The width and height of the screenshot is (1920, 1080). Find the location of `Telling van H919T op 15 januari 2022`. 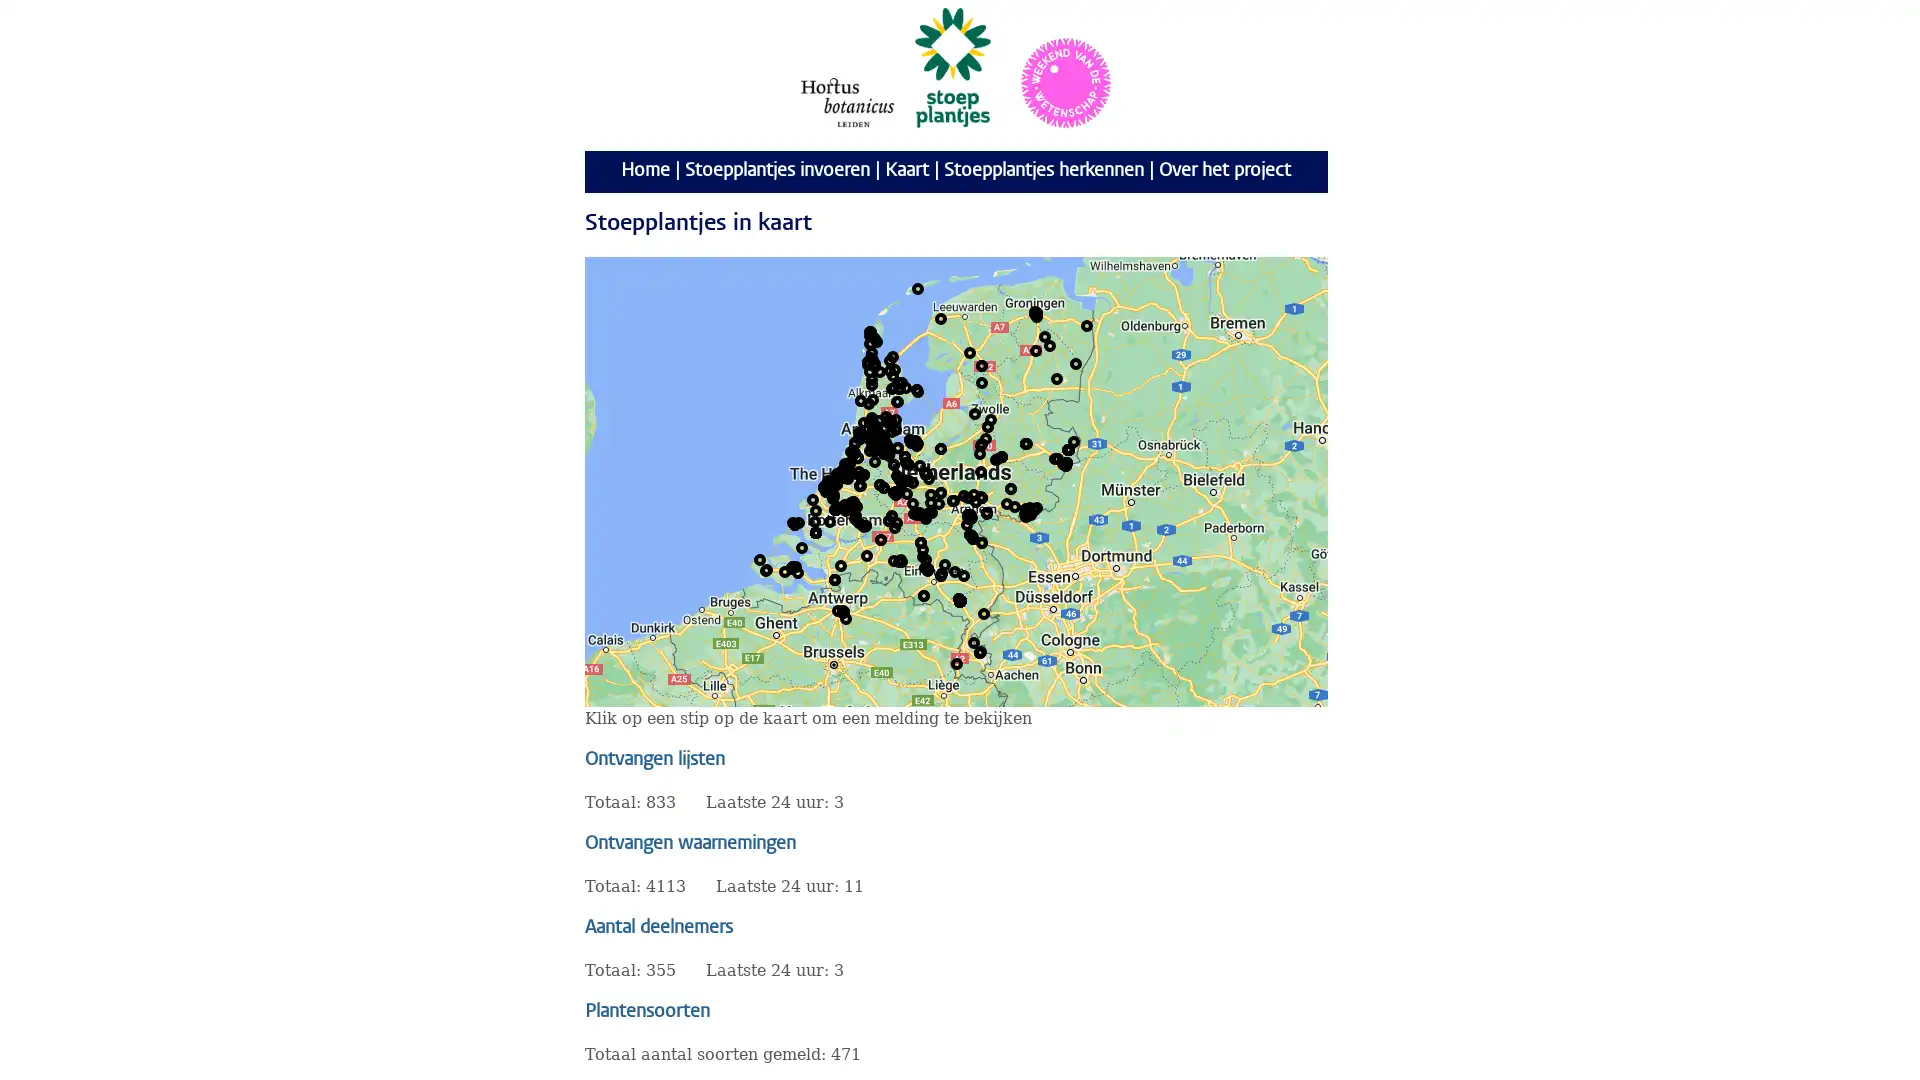

Telling van H919T op 15 januari 2022 is located at coordinates (849, 462).